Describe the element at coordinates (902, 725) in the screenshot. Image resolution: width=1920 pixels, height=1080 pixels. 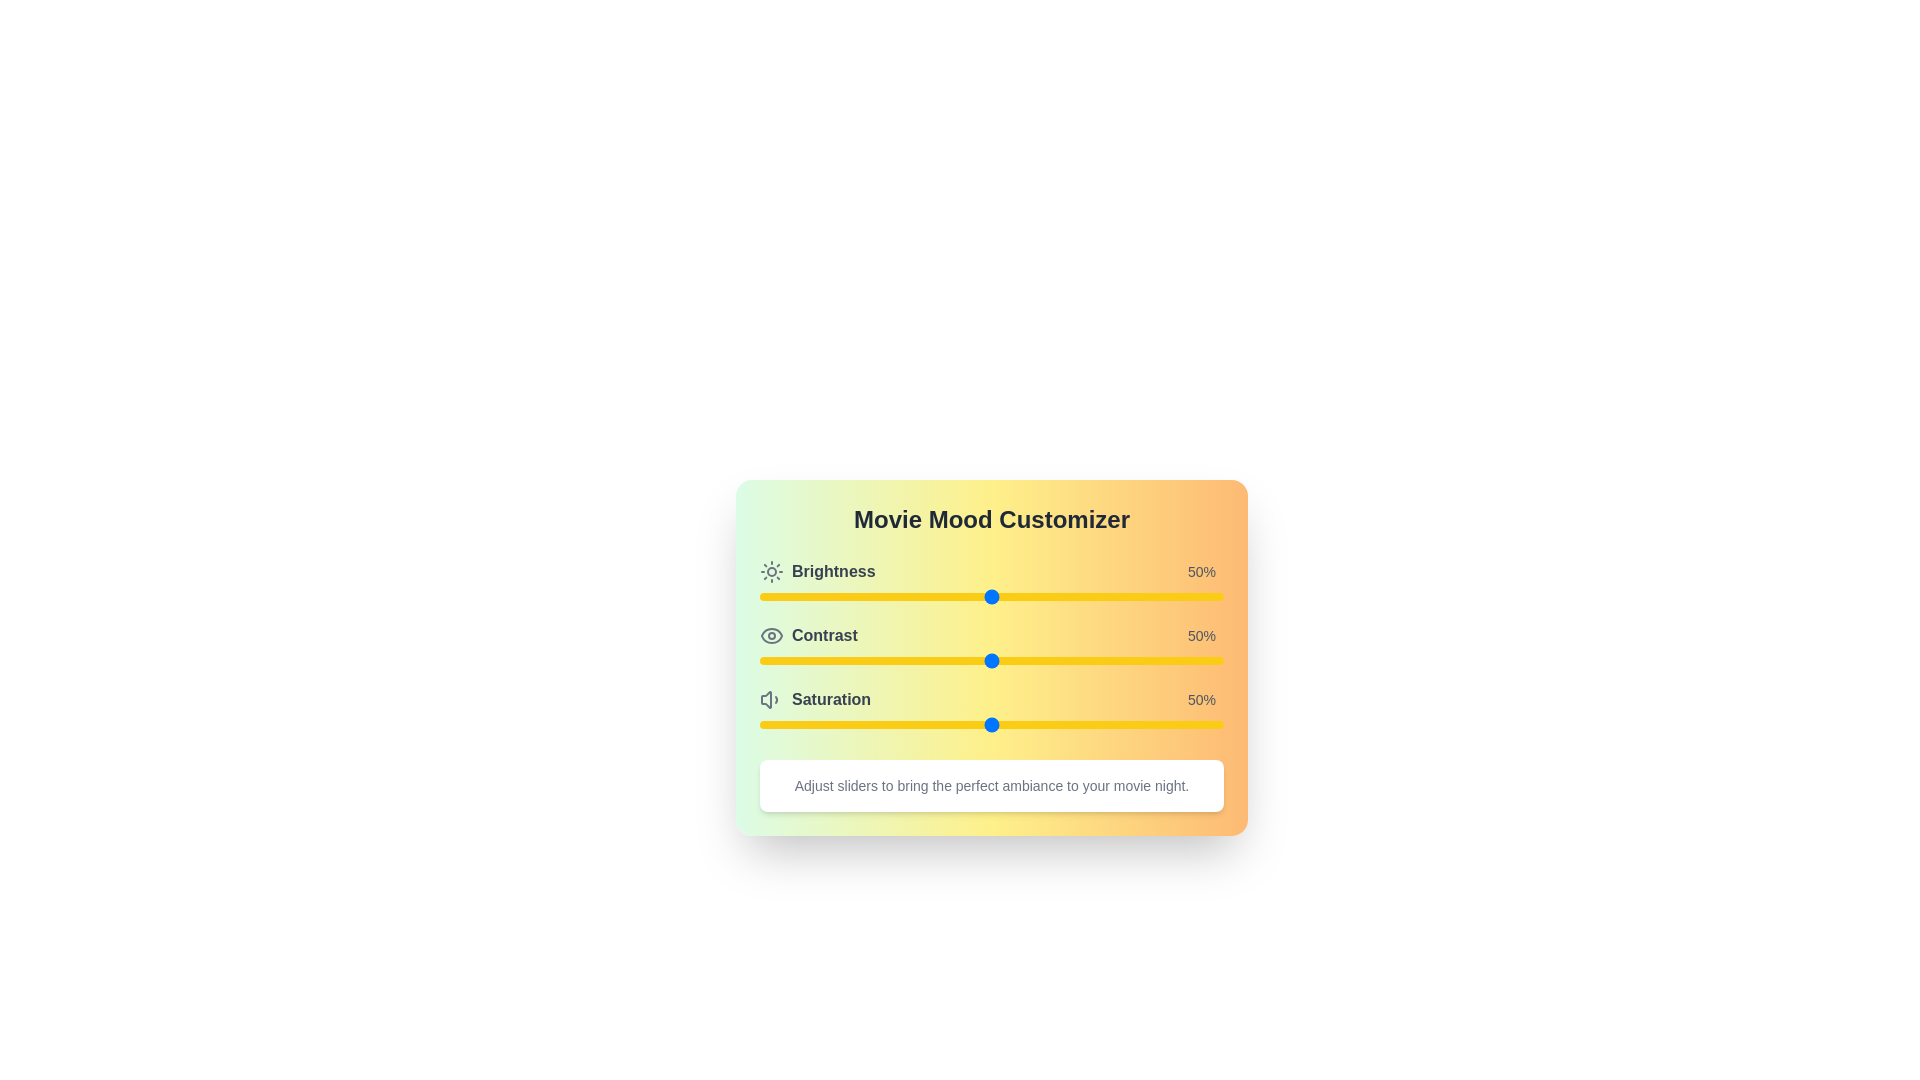
I see `the saturation level` at that location.